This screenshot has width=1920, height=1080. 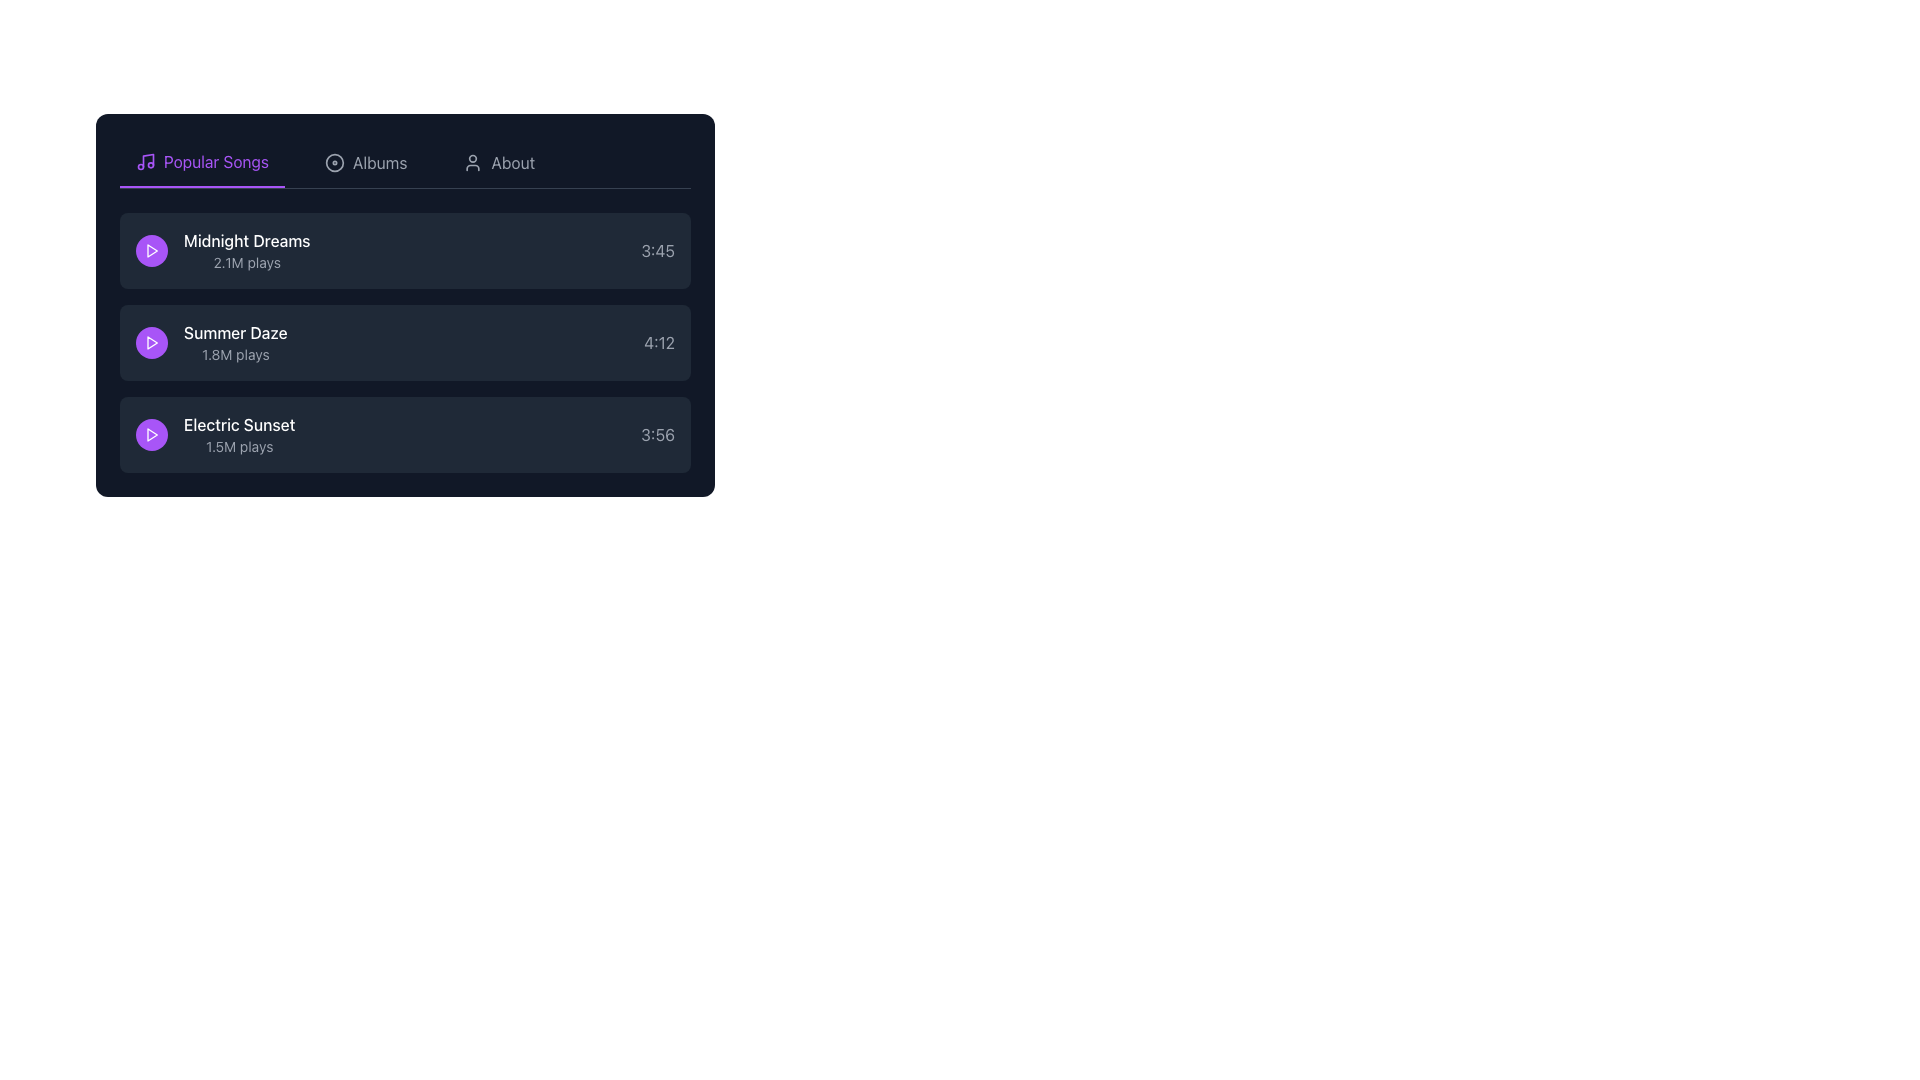 What do you see at coordinates (235, 331) in the screenshot?
I see `the text content of the song title label located in the center of the visible interface, positioned above the '1.8M plays' text and next to the play button` at bounding box center [235, 331].